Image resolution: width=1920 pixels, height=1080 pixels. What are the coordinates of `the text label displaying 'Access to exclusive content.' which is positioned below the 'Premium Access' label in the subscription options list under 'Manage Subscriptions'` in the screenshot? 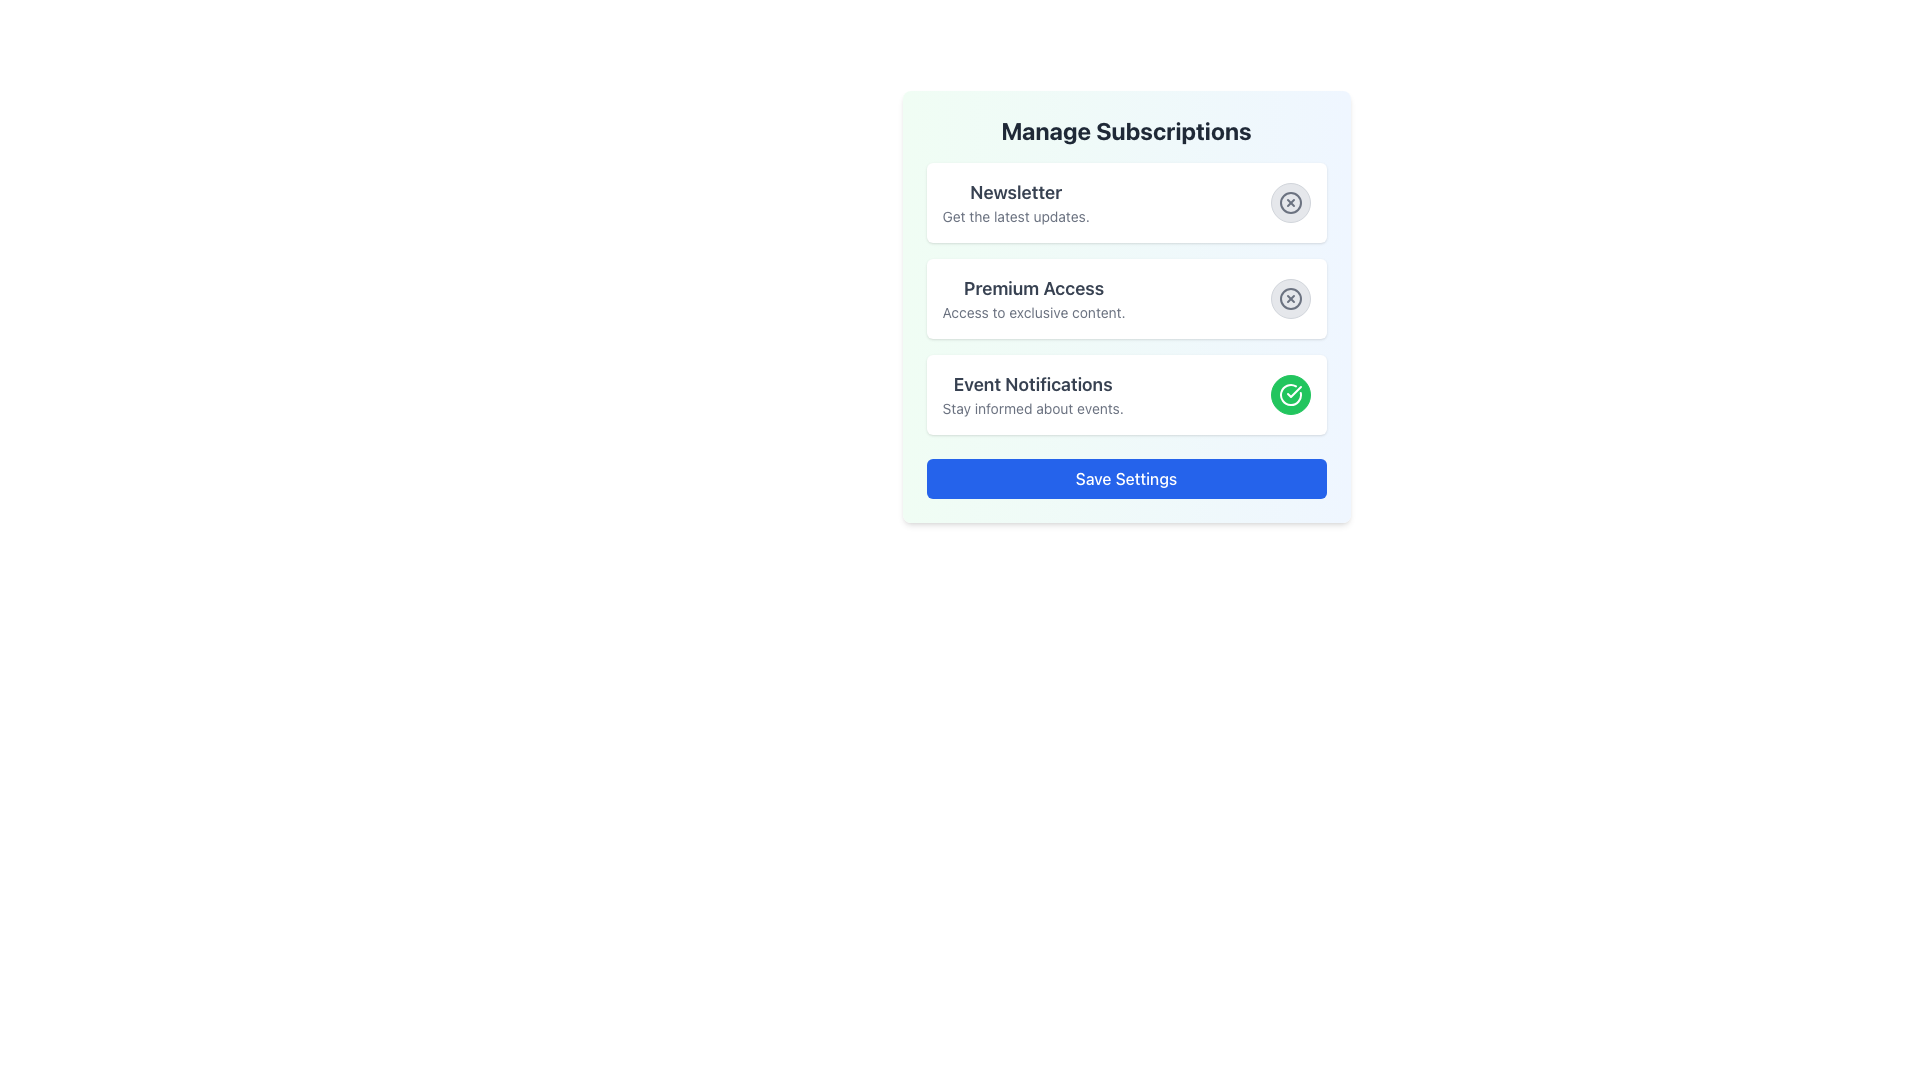 It's located at (1034, 312).